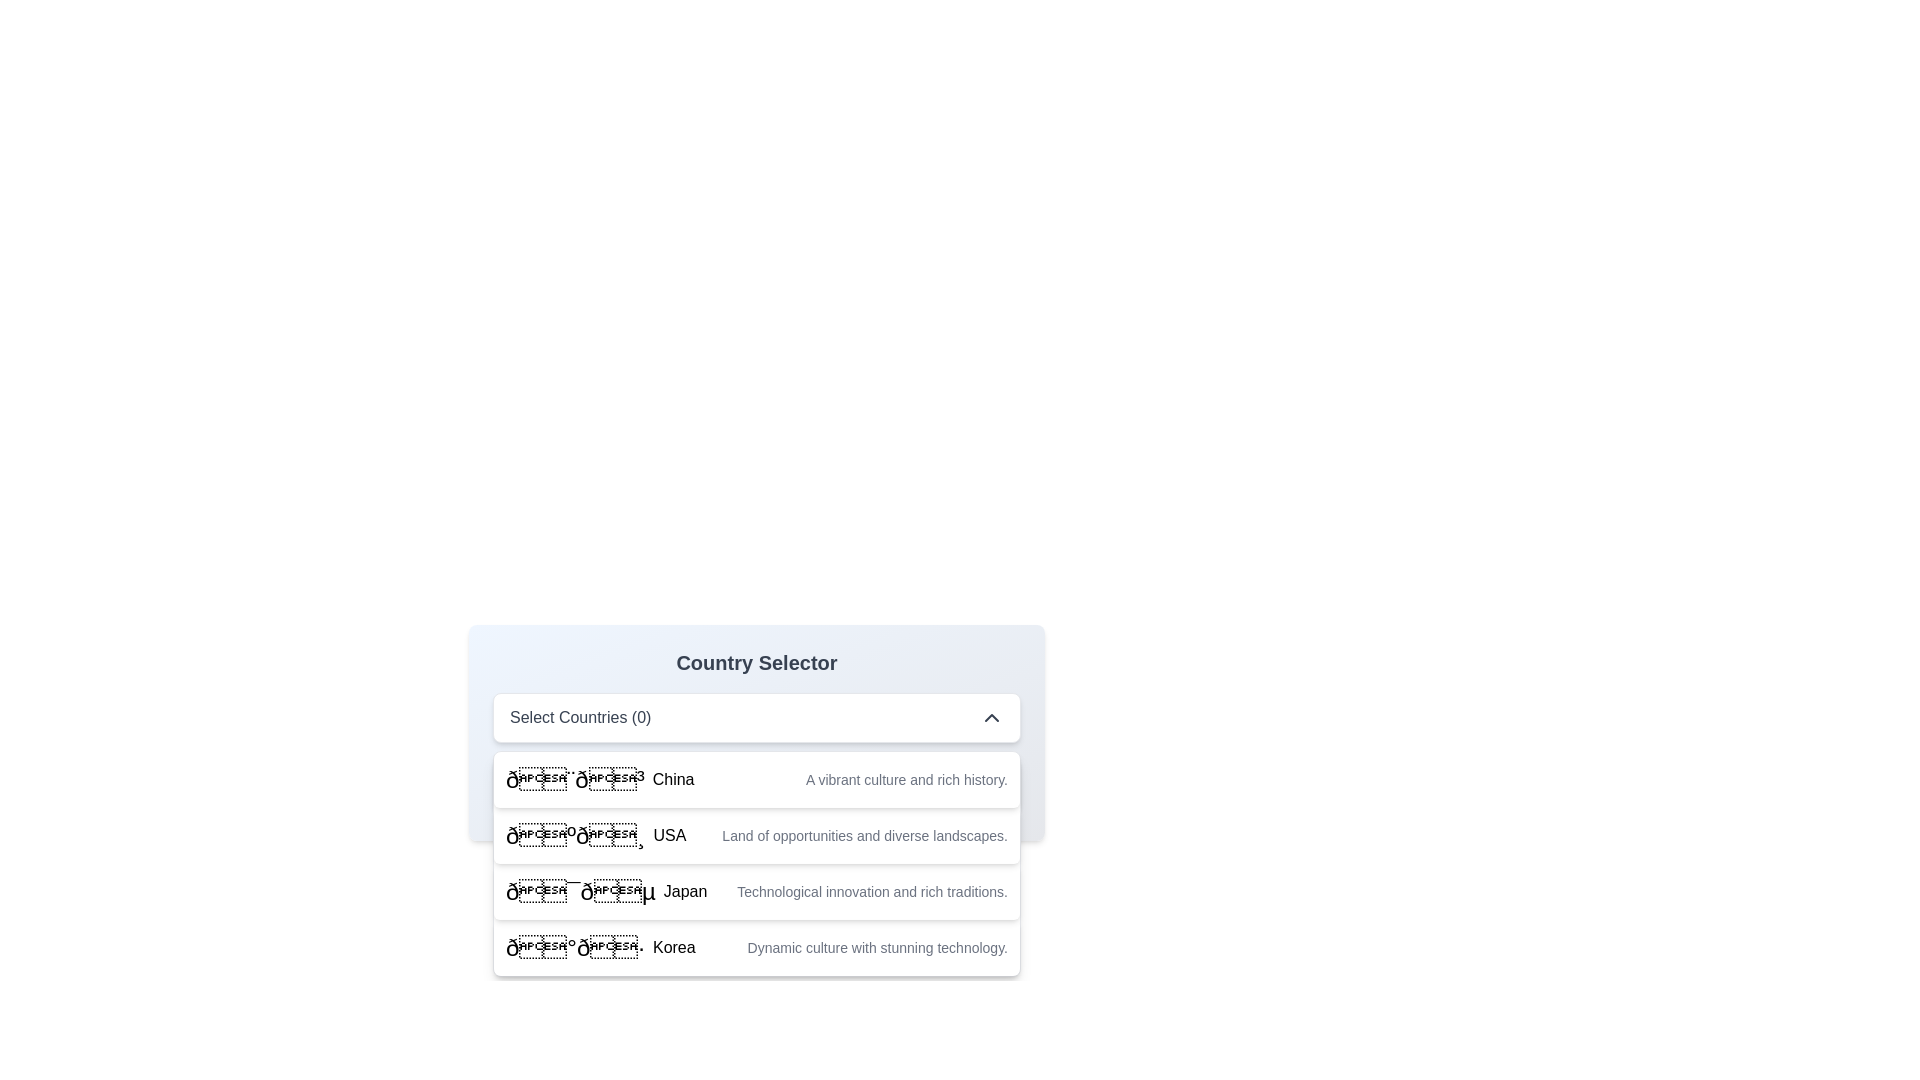  I want to click on the emoji/icon representing the country 'China' located at the first position in the dropdown list, which is to the left of the 'China' label, so click(574, 778).